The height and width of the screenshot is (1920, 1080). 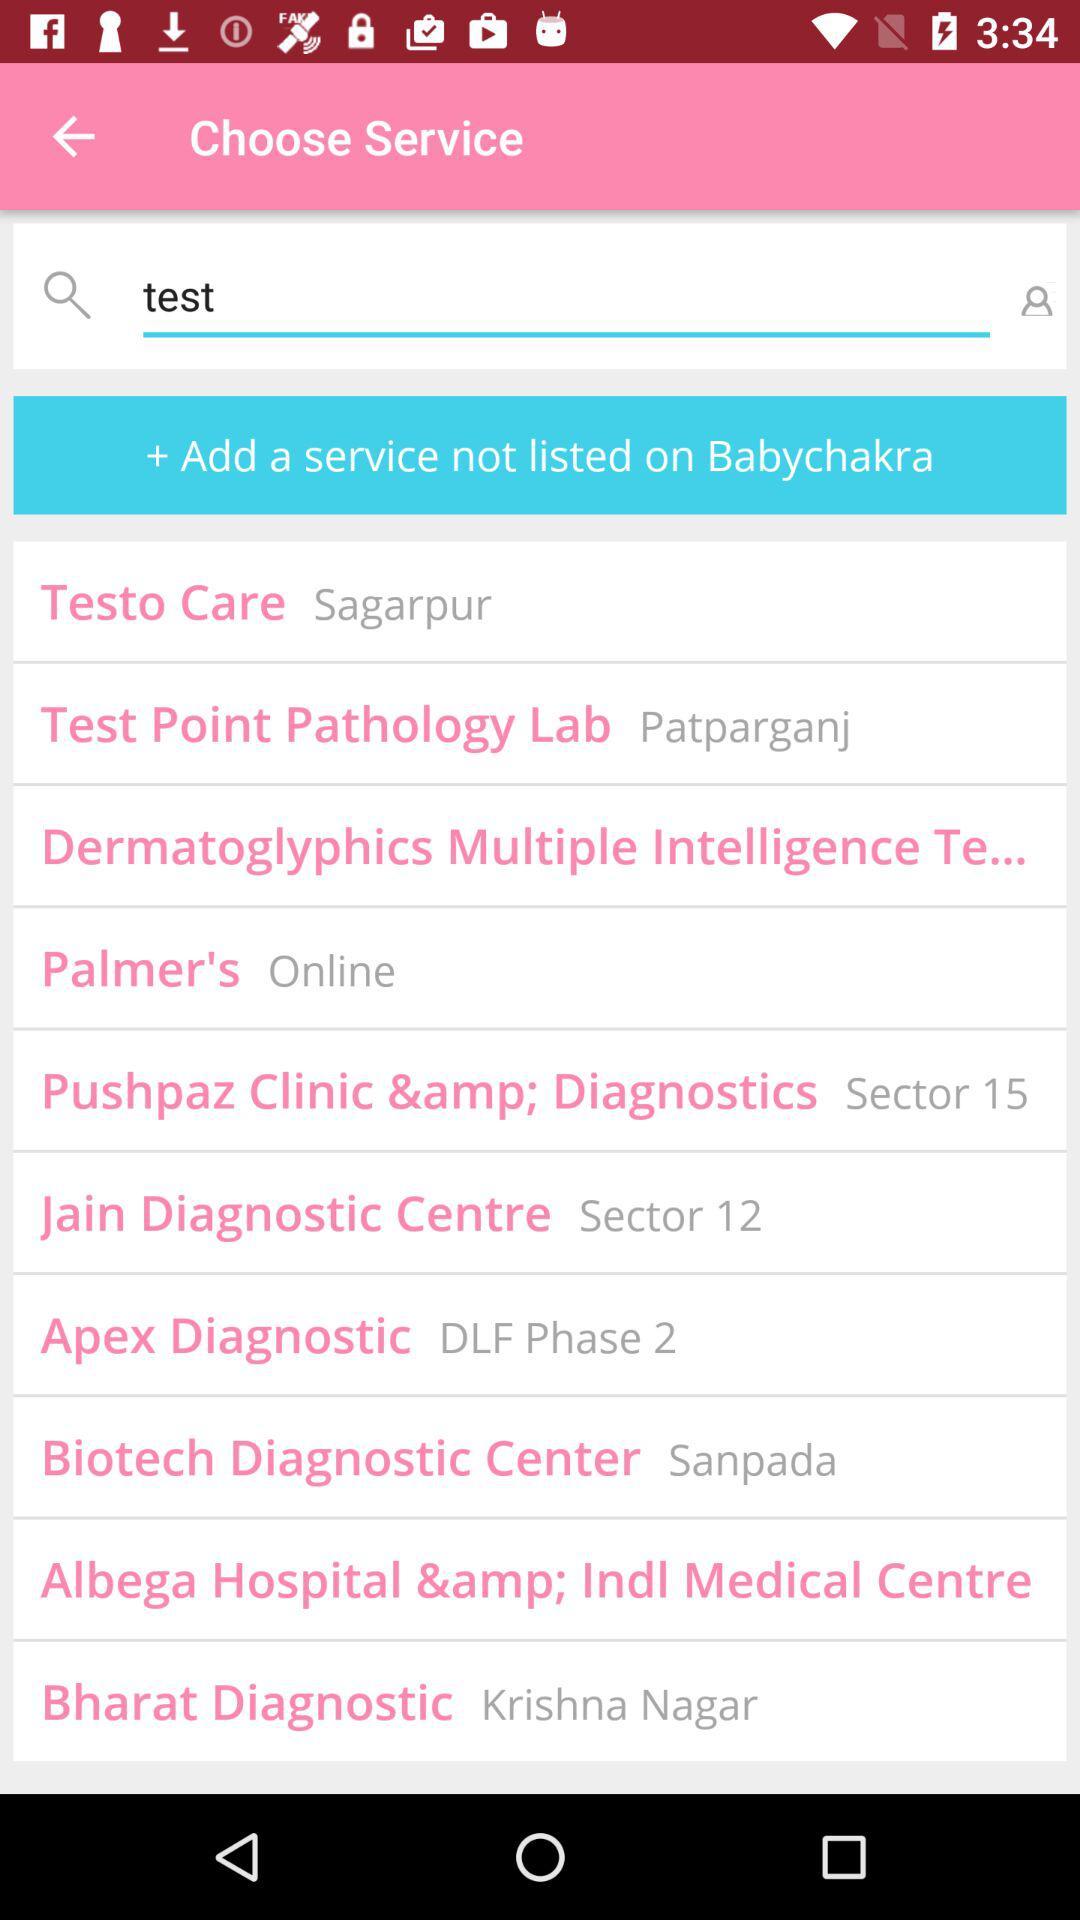 What do you see at coordinates (428, 1089) in the screenshot?
I see `icon above jain diagnostic centre item` at bounding box center [428, 1089].